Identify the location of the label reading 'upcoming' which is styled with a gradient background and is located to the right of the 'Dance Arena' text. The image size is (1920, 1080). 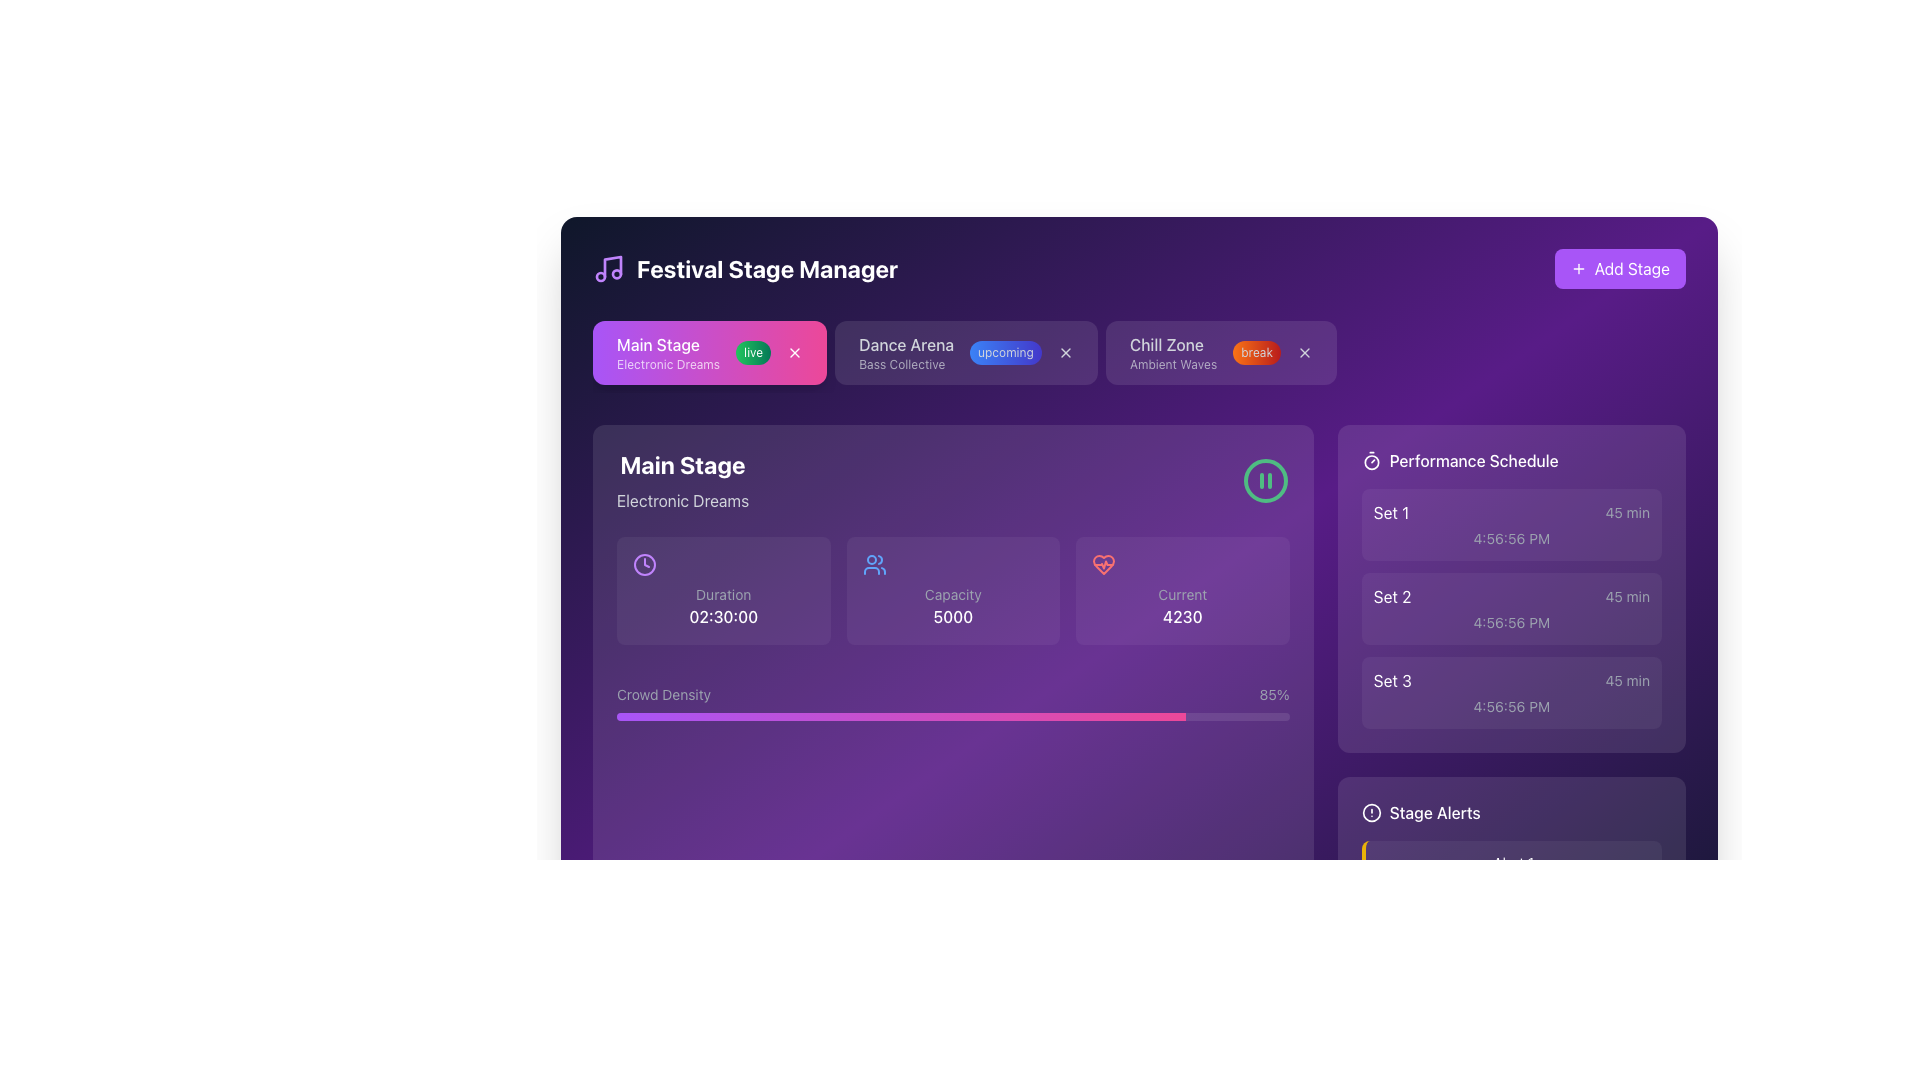
(966, 352).